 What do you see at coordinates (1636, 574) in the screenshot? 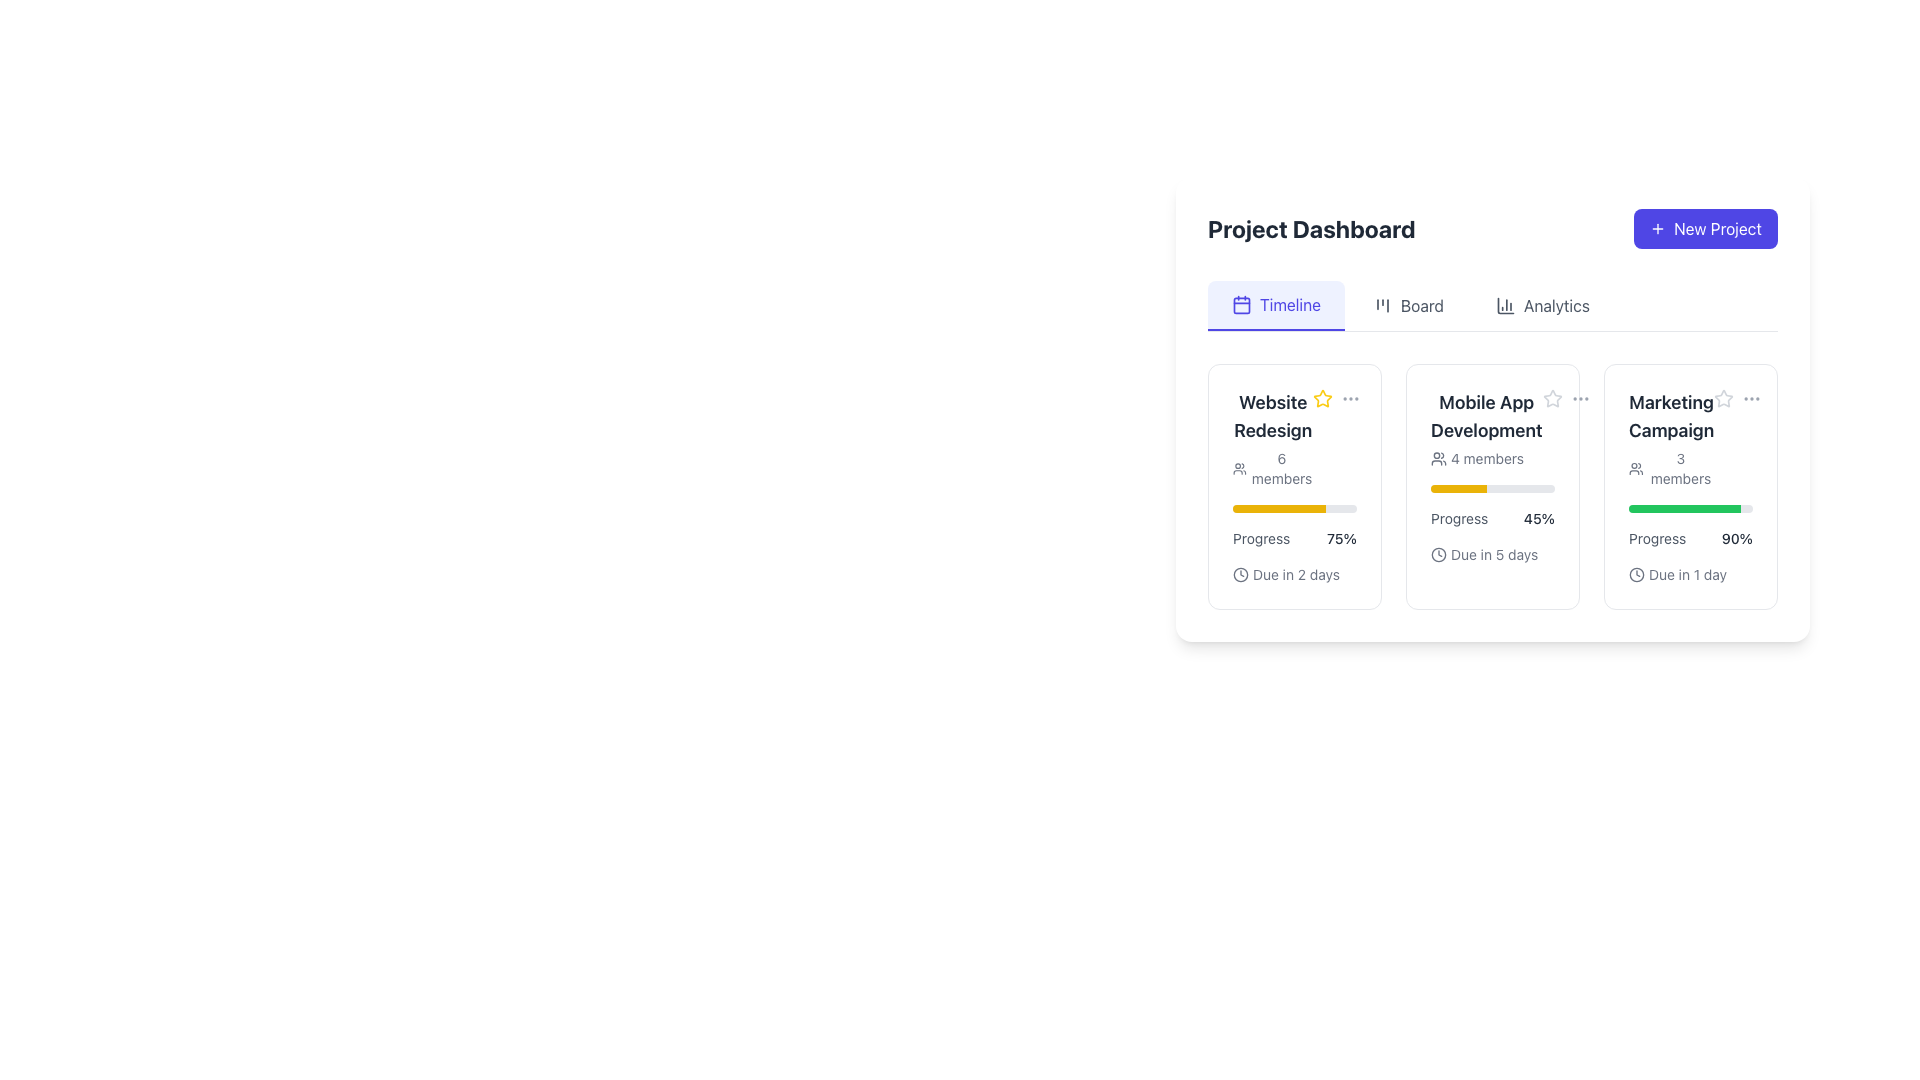
I see `the clock icon located within the 'Marketing Campaign' card, positioned to the left of the text 'Due in 1 day'` at bounding box center [1636, 574].